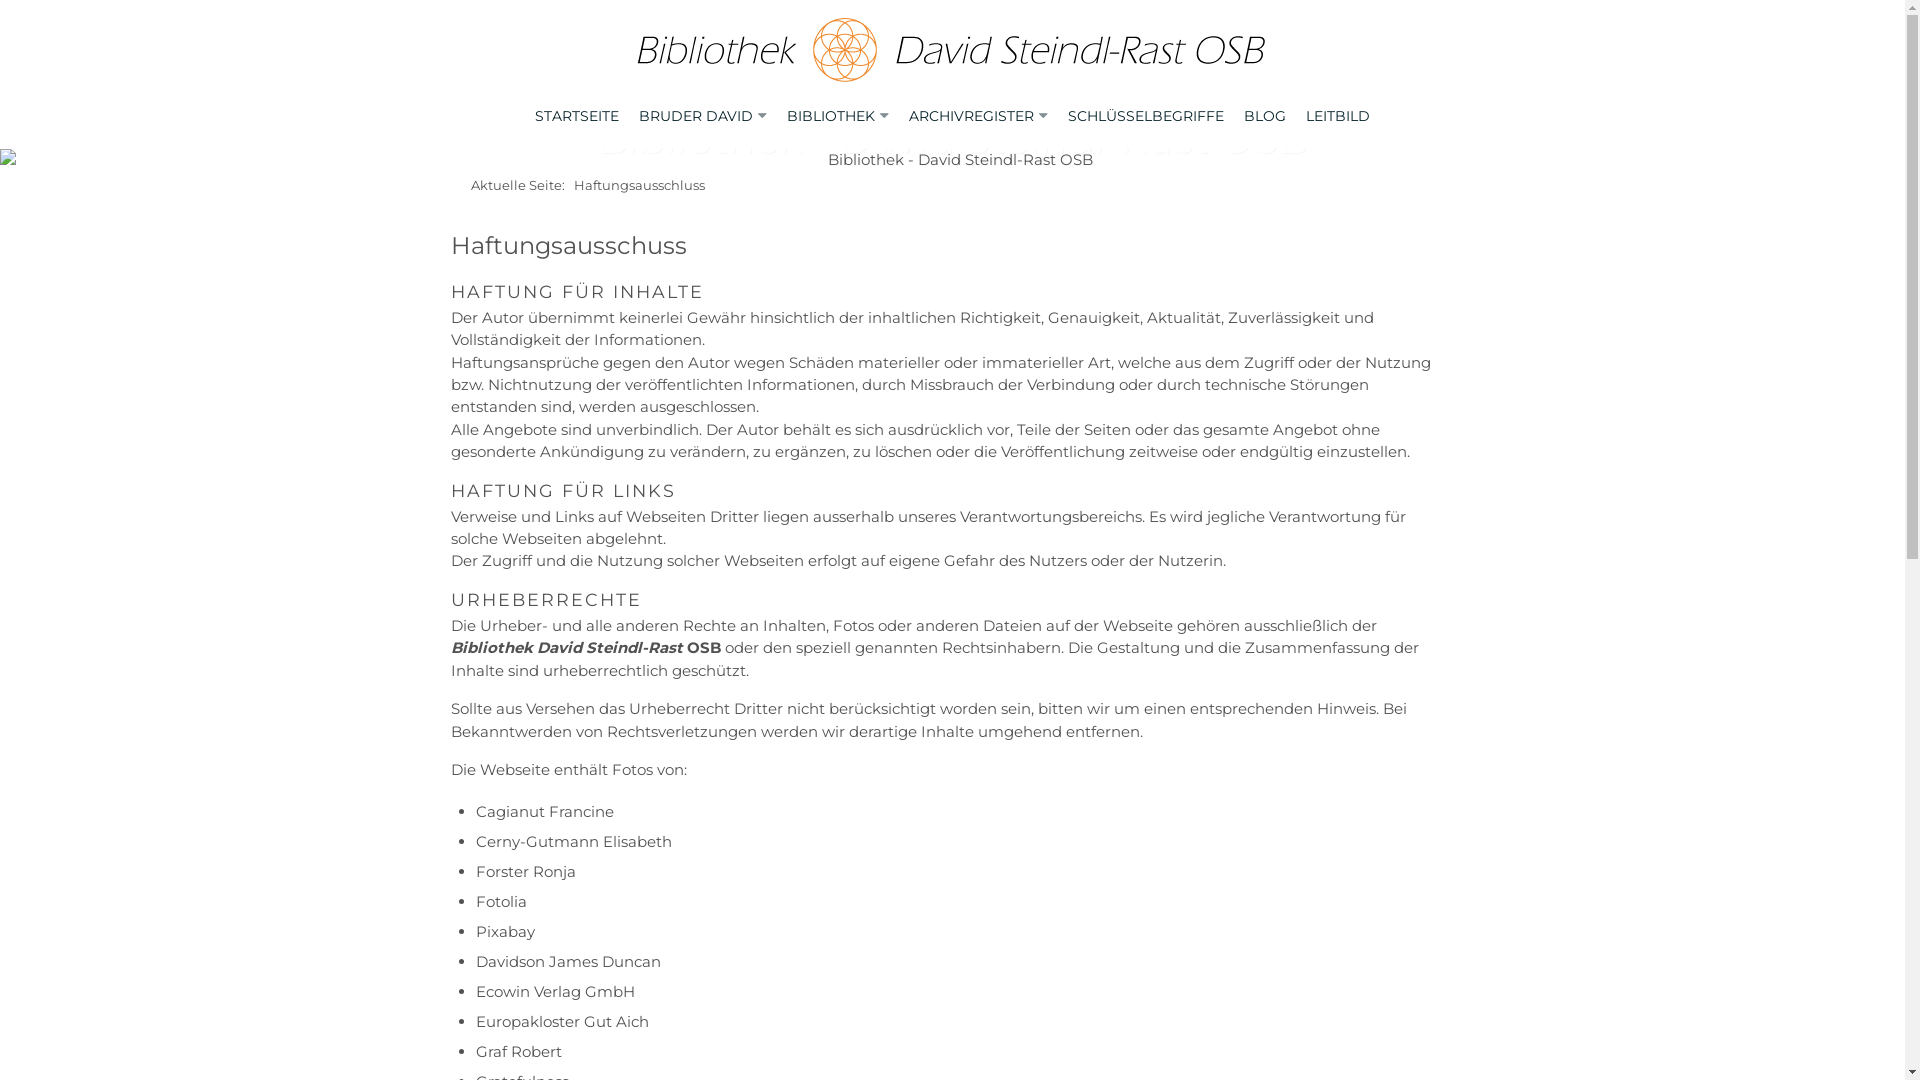  What do you see at coordinates (830, 115) in the screenshot?
I see `'BIBLIOTHEK'` at bounding box center [830, 115].